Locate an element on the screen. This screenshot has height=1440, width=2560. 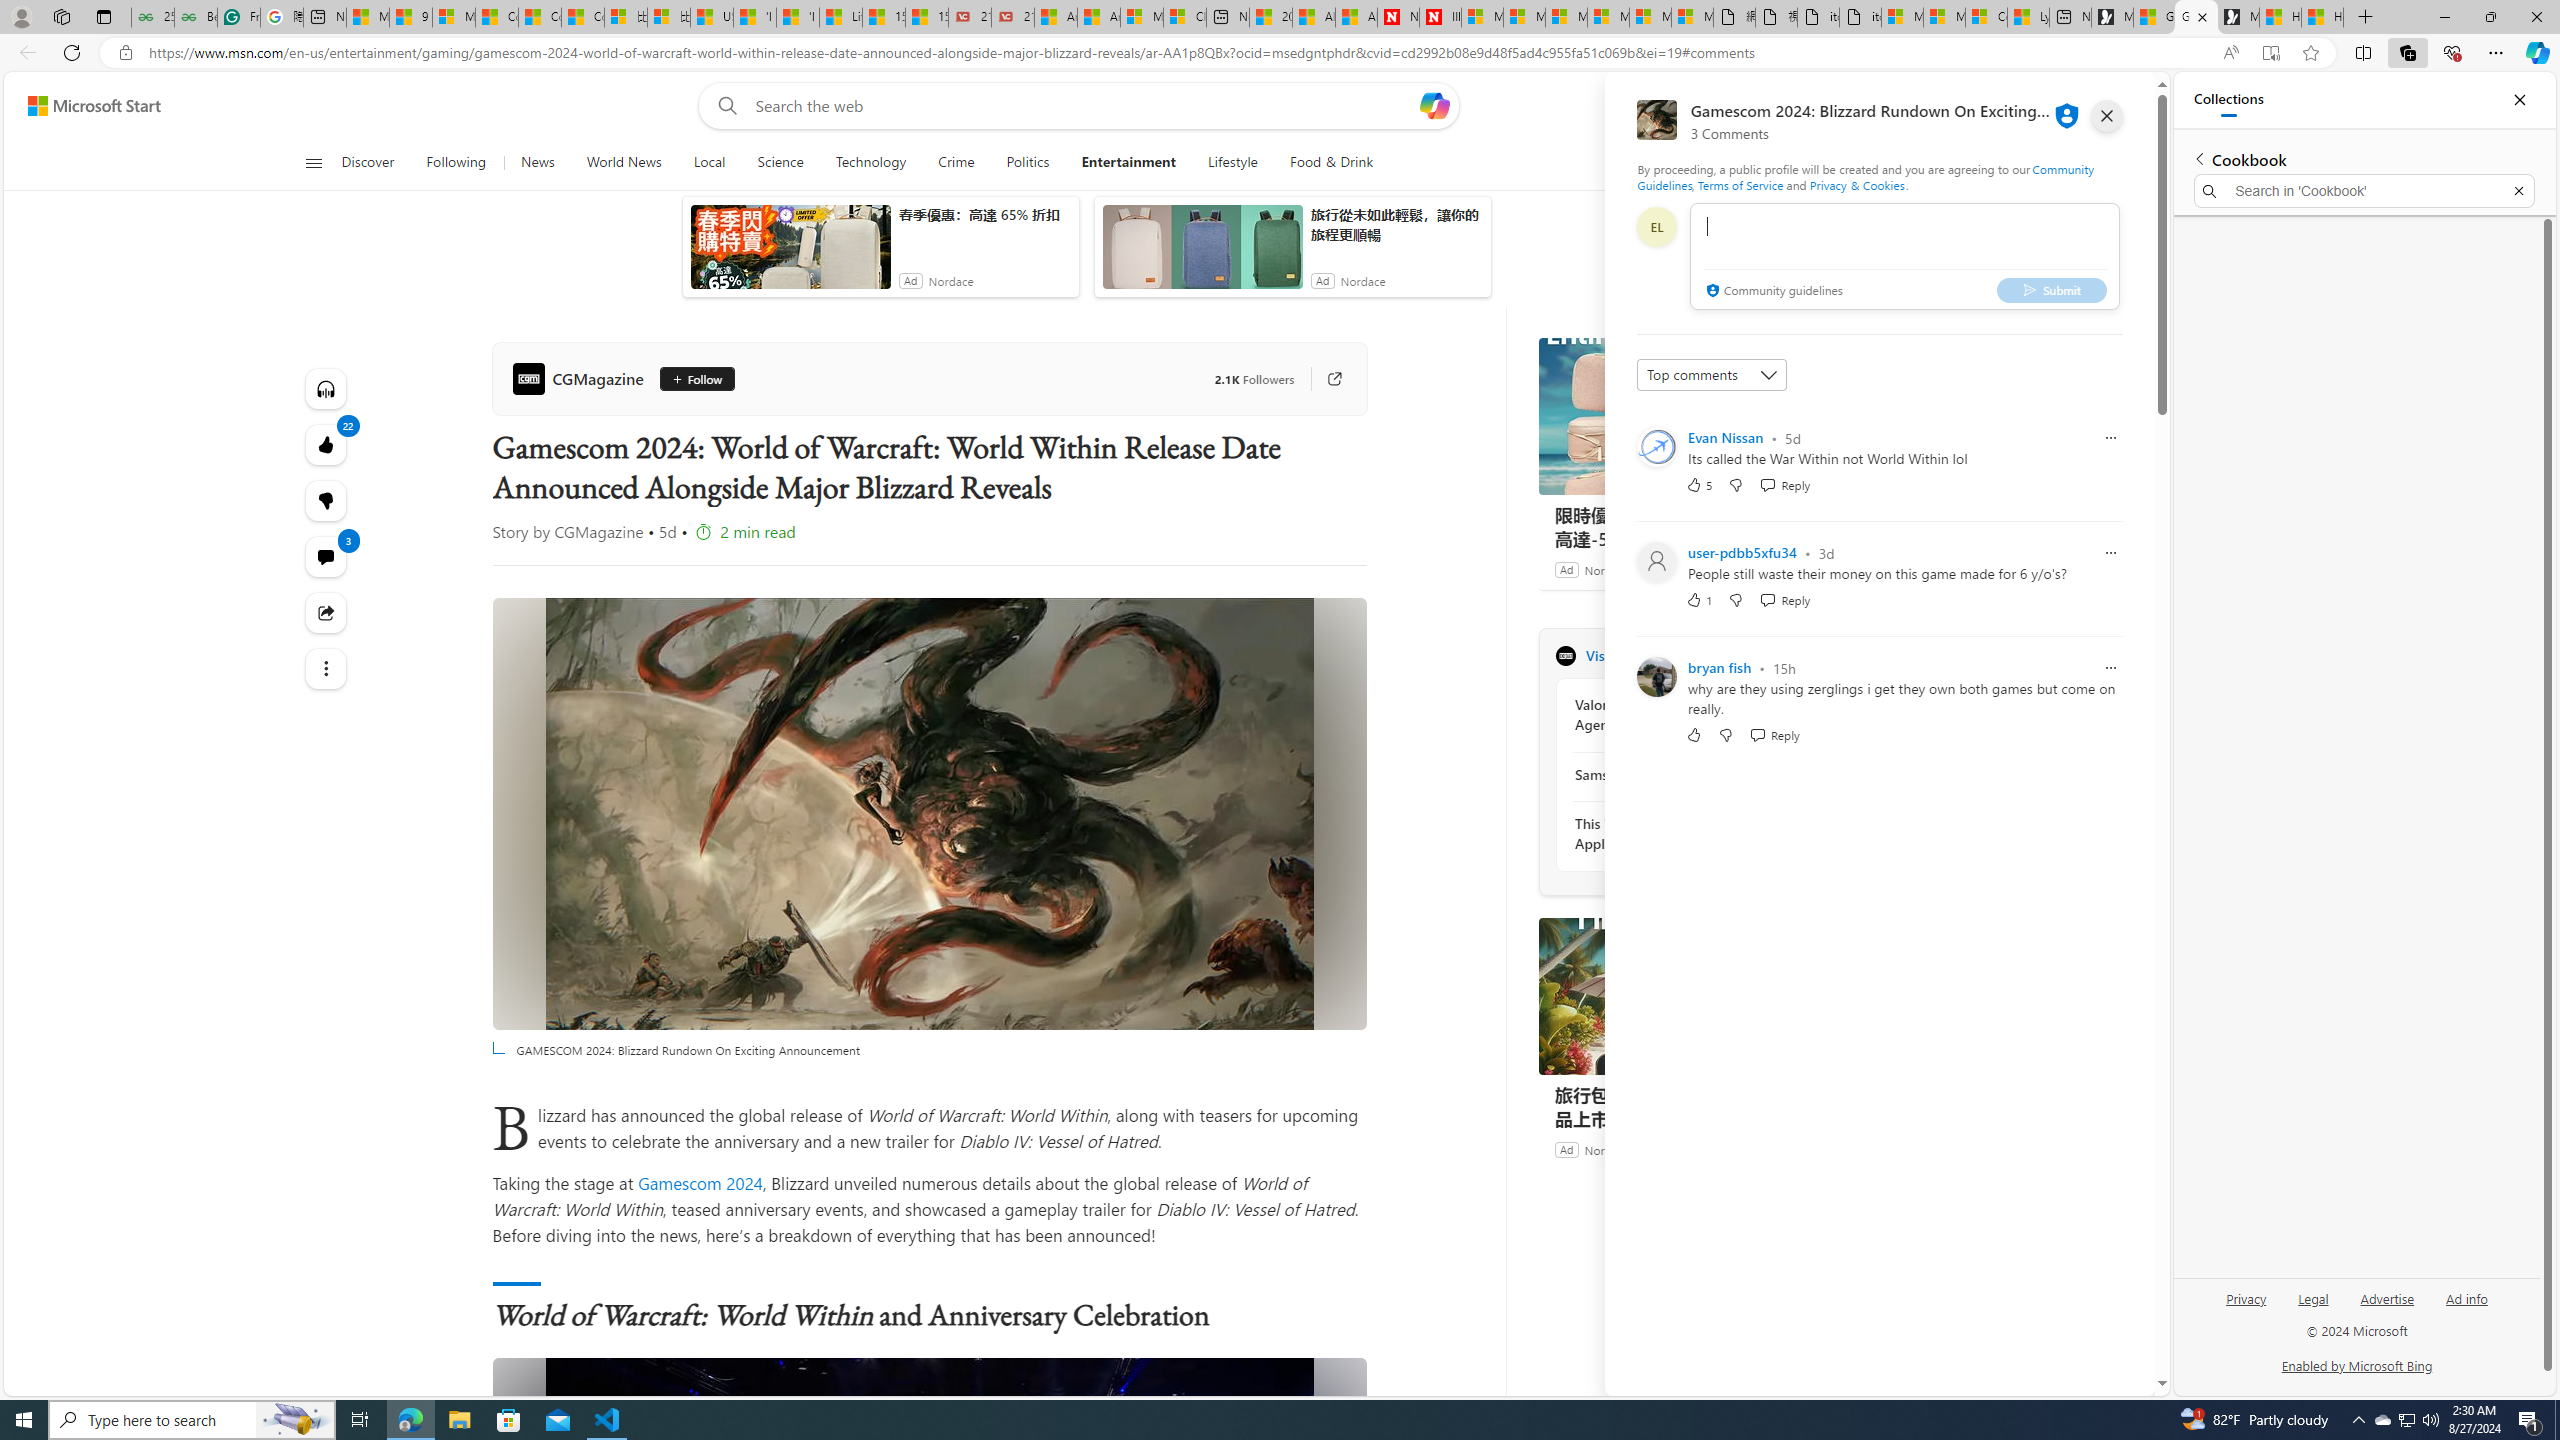
'Evan Nissan' is located at coordinates (1724, 436).